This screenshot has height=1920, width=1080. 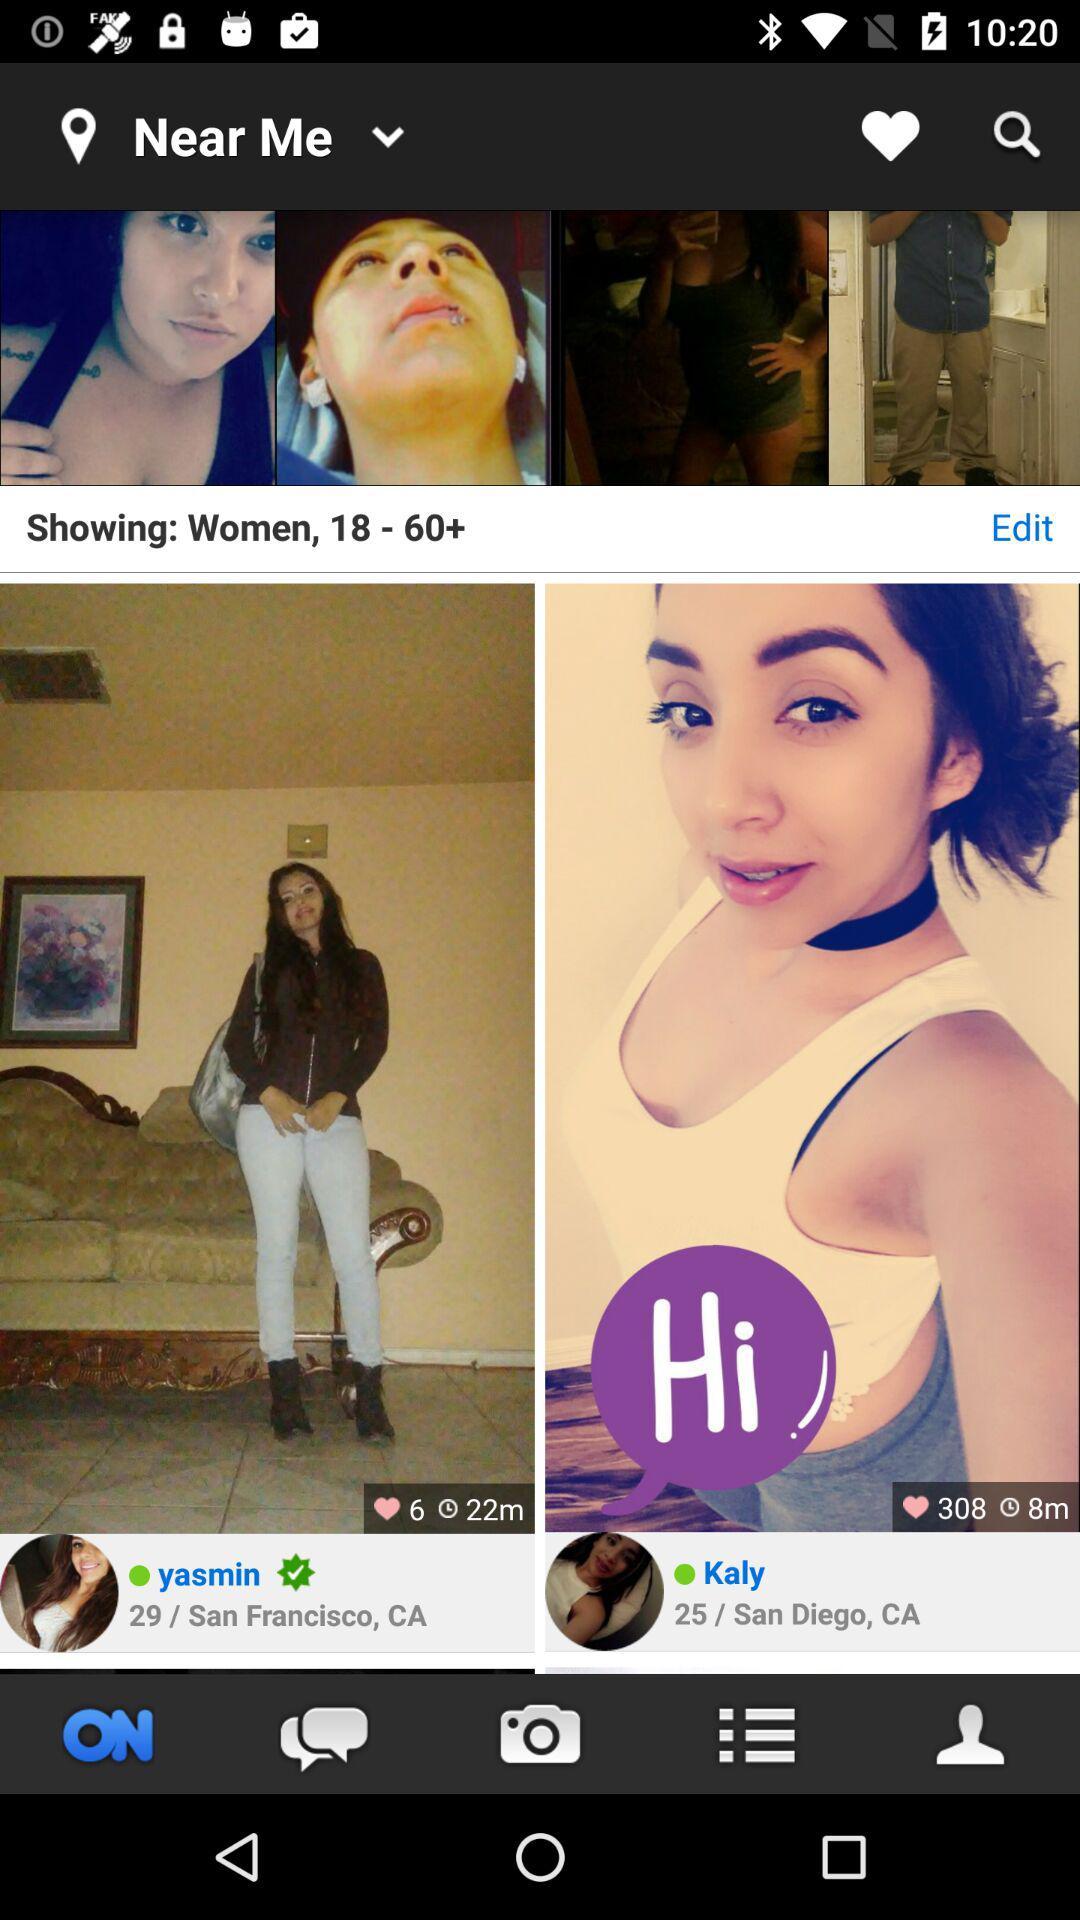 What do you see at coordinates (603, 1590) in the screenshot?
I see `avatar` at bounding box center [603, 1590].